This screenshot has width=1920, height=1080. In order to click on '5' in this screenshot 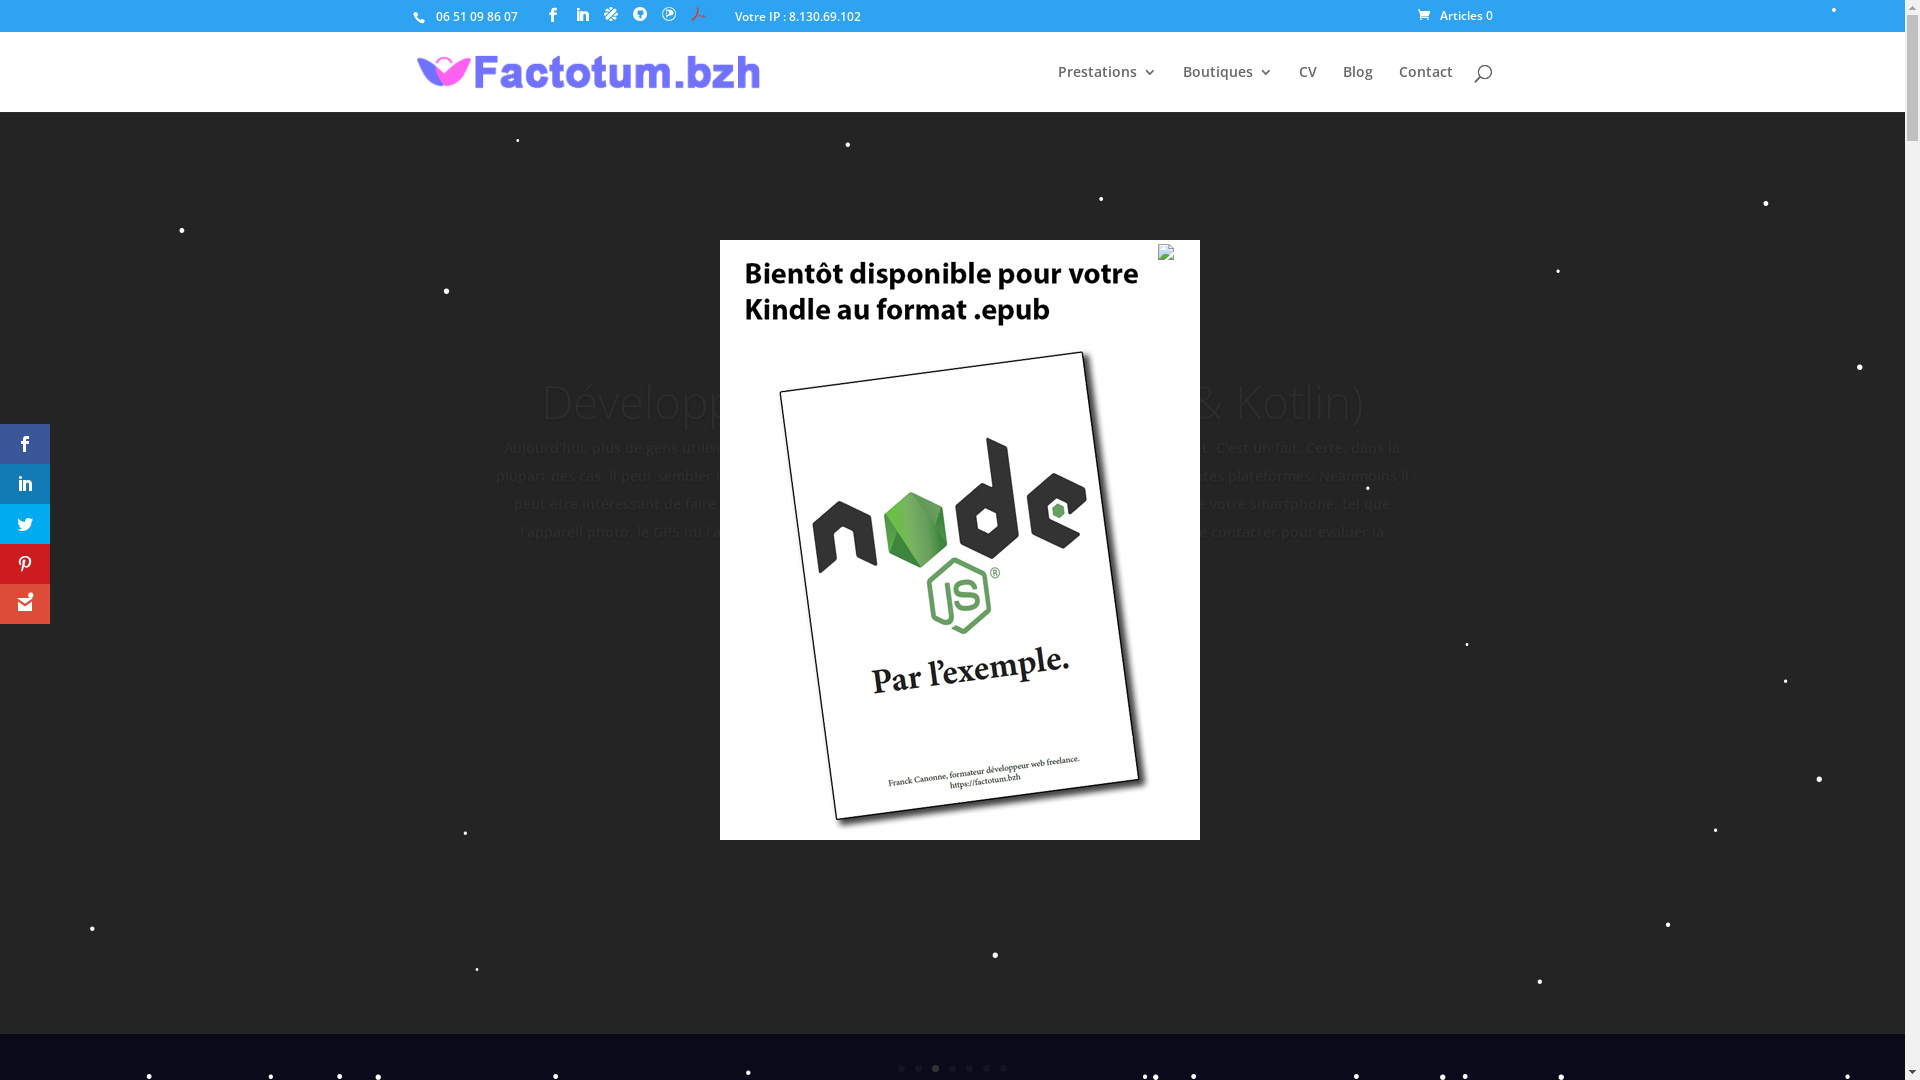, I will do `click(969, 1067)`.